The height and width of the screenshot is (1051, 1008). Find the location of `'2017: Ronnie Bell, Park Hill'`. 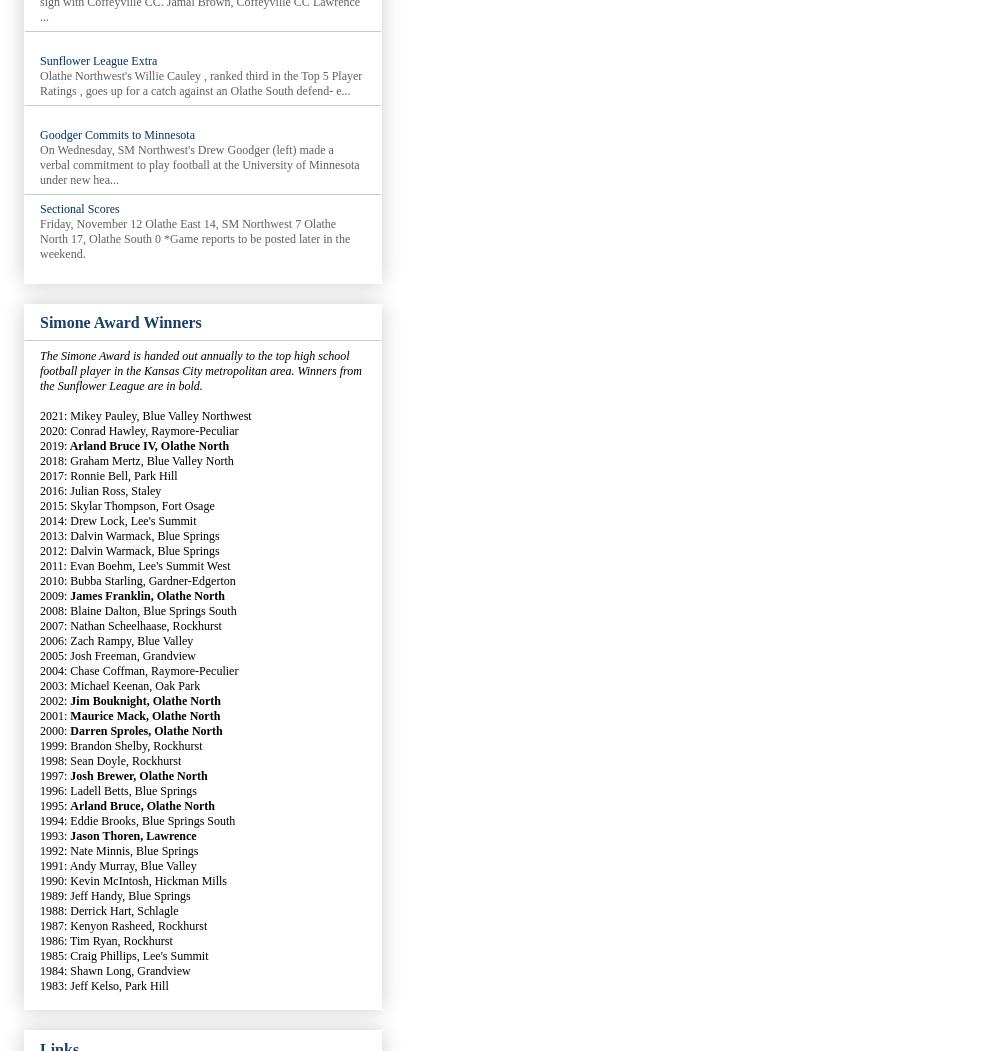

'2017: Ronnie Bell, Park Hill' is located at coordinates (108, 474).